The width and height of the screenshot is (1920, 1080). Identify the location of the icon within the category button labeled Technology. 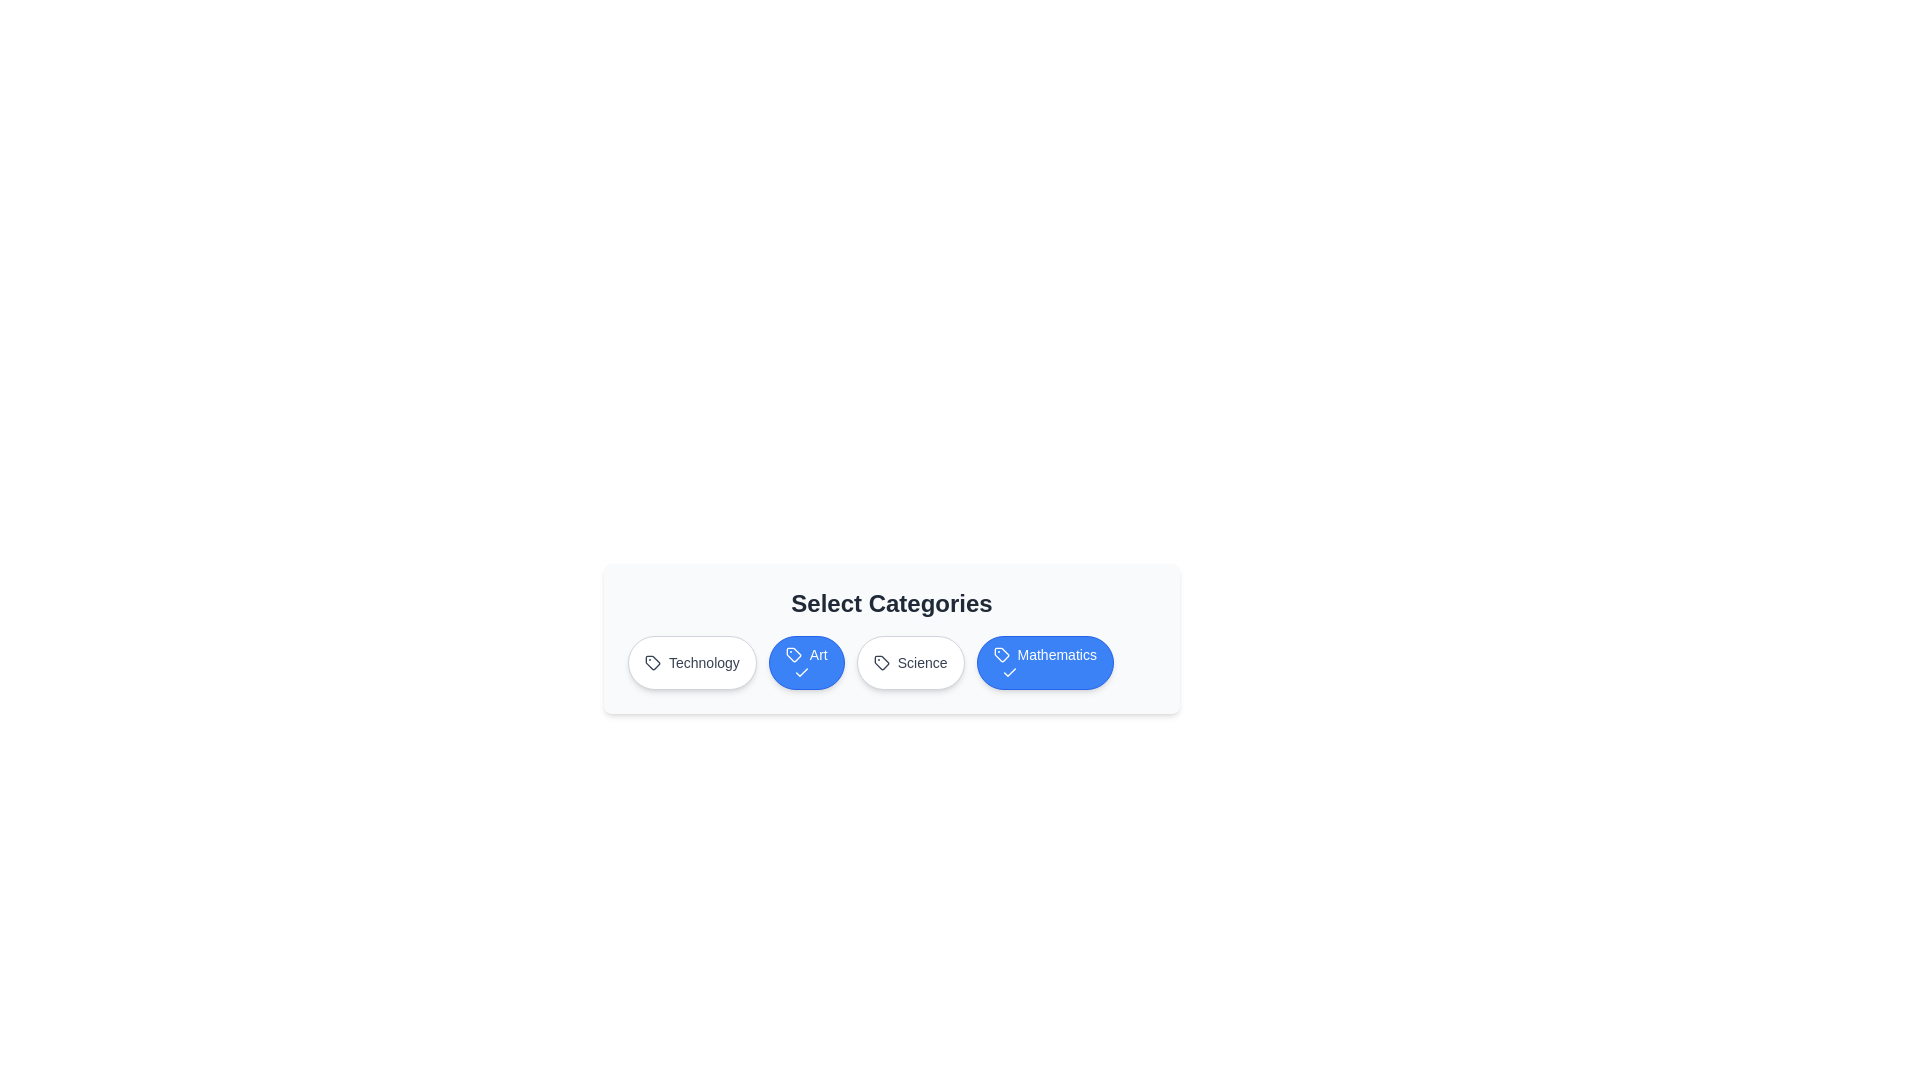
(652, 663).